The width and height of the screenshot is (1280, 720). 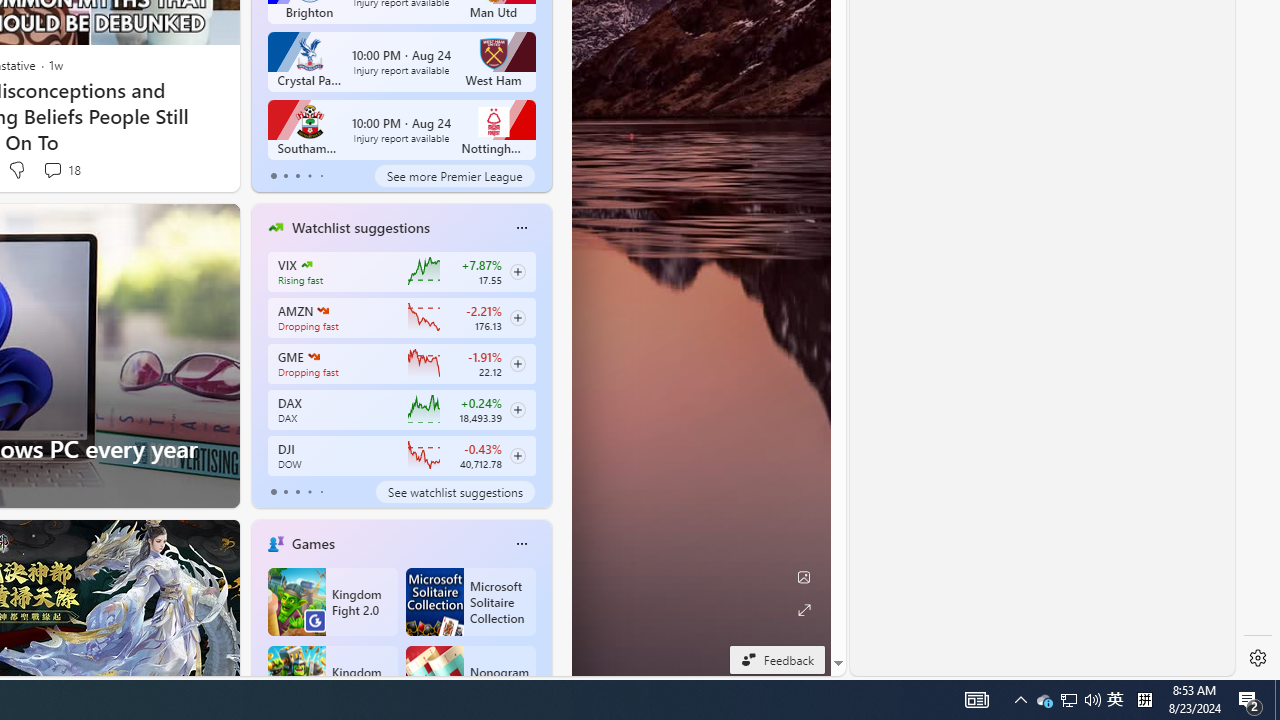 What do you see at coordinates (517, 455) in the screenshot?
I see `'Class: follow-button  m'` at bounding box center [517, 455].